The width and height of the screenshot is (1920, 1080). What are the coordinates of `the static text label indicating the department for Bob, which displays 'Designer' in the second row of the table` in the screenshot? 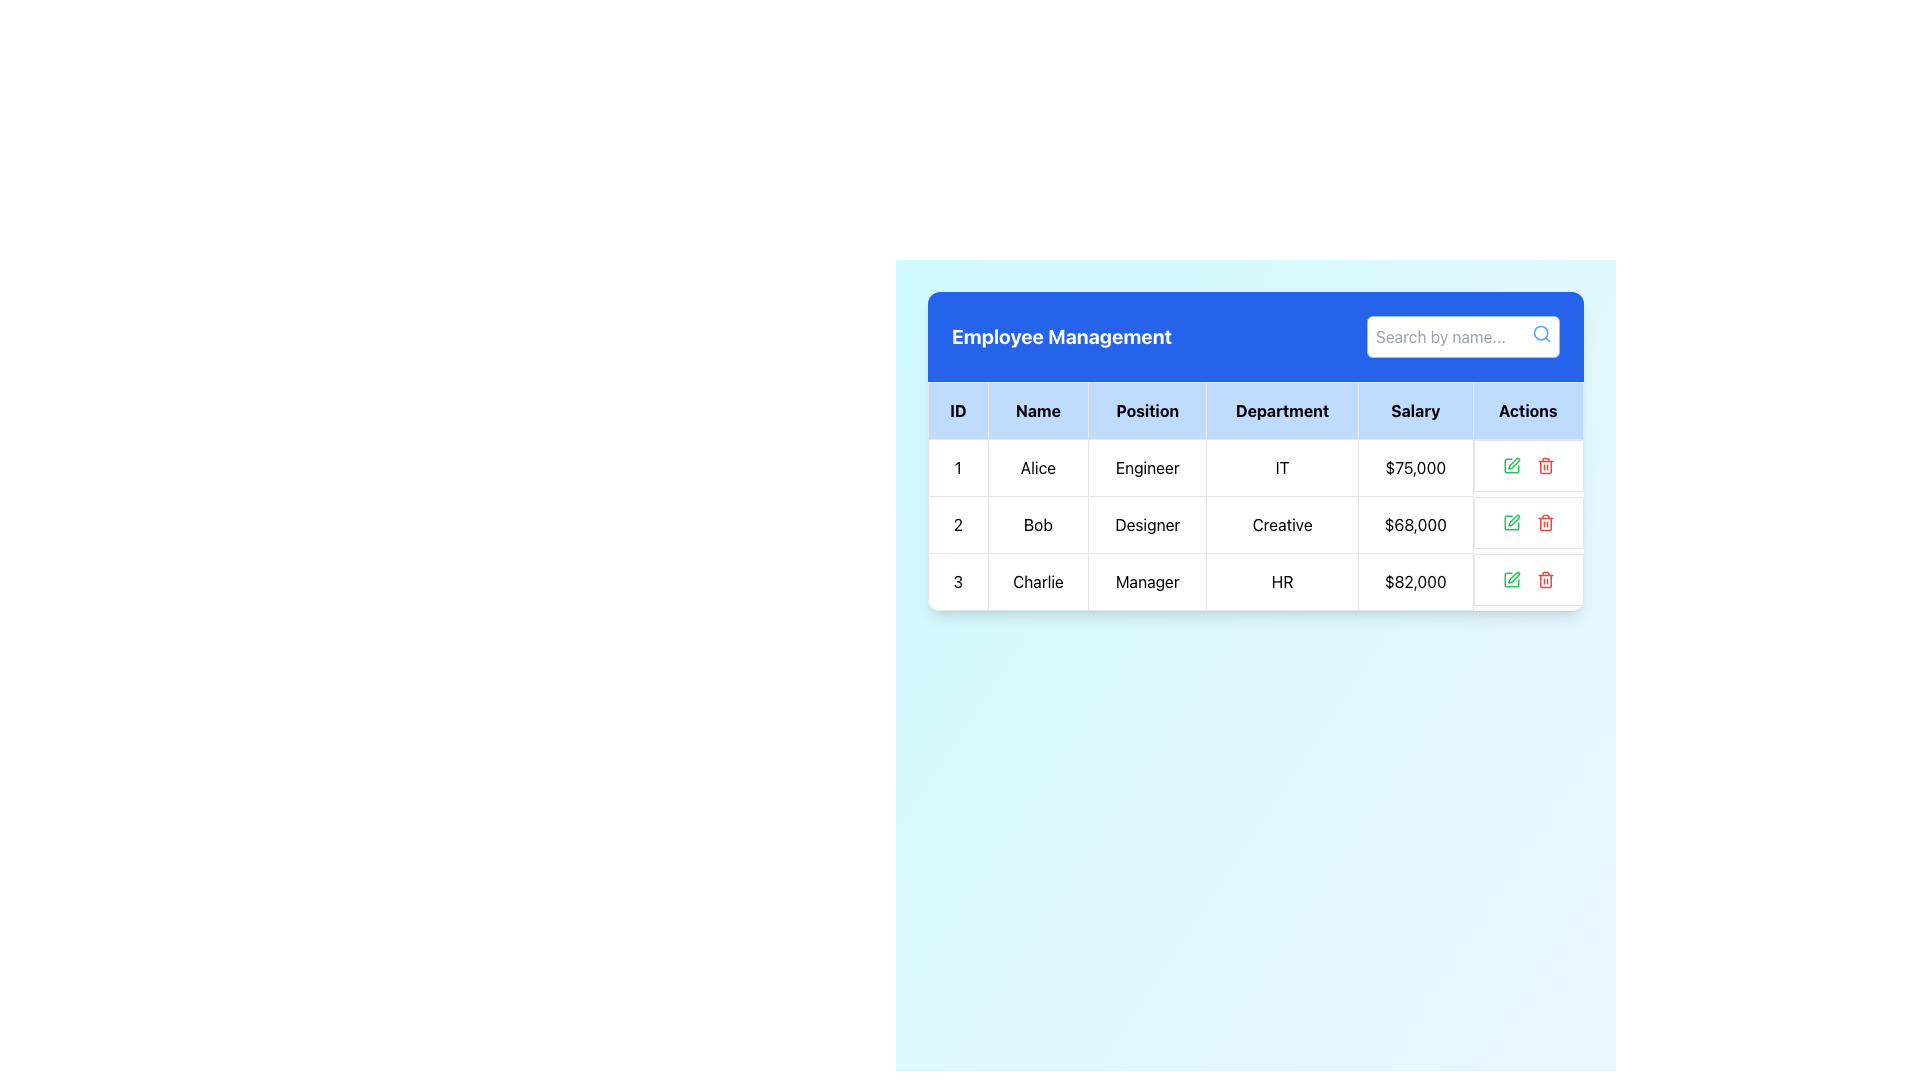 It's located at (1282, 523).